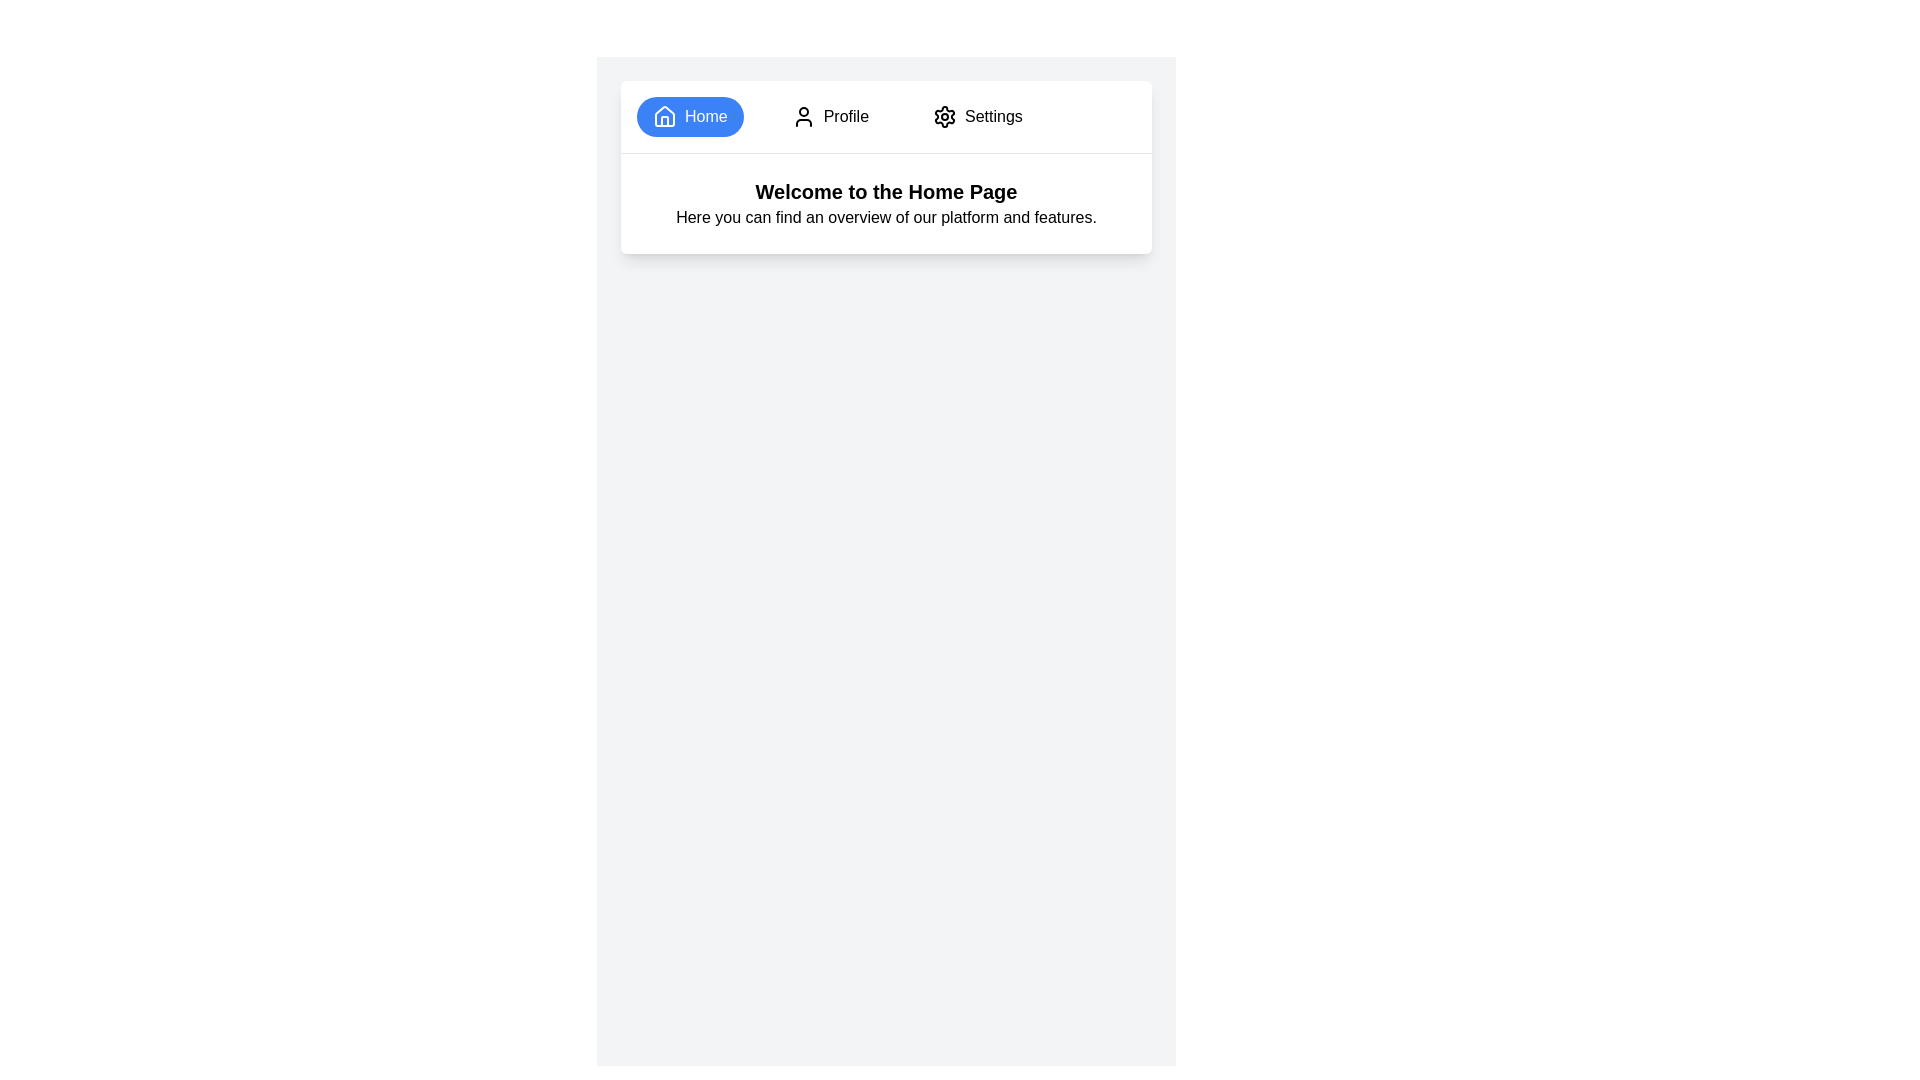  Describe the element at coordinates (885, 204) in the screenshot. I see `the text block displaying 'Welcome to the Home Page' and its description below the header section` at that location.